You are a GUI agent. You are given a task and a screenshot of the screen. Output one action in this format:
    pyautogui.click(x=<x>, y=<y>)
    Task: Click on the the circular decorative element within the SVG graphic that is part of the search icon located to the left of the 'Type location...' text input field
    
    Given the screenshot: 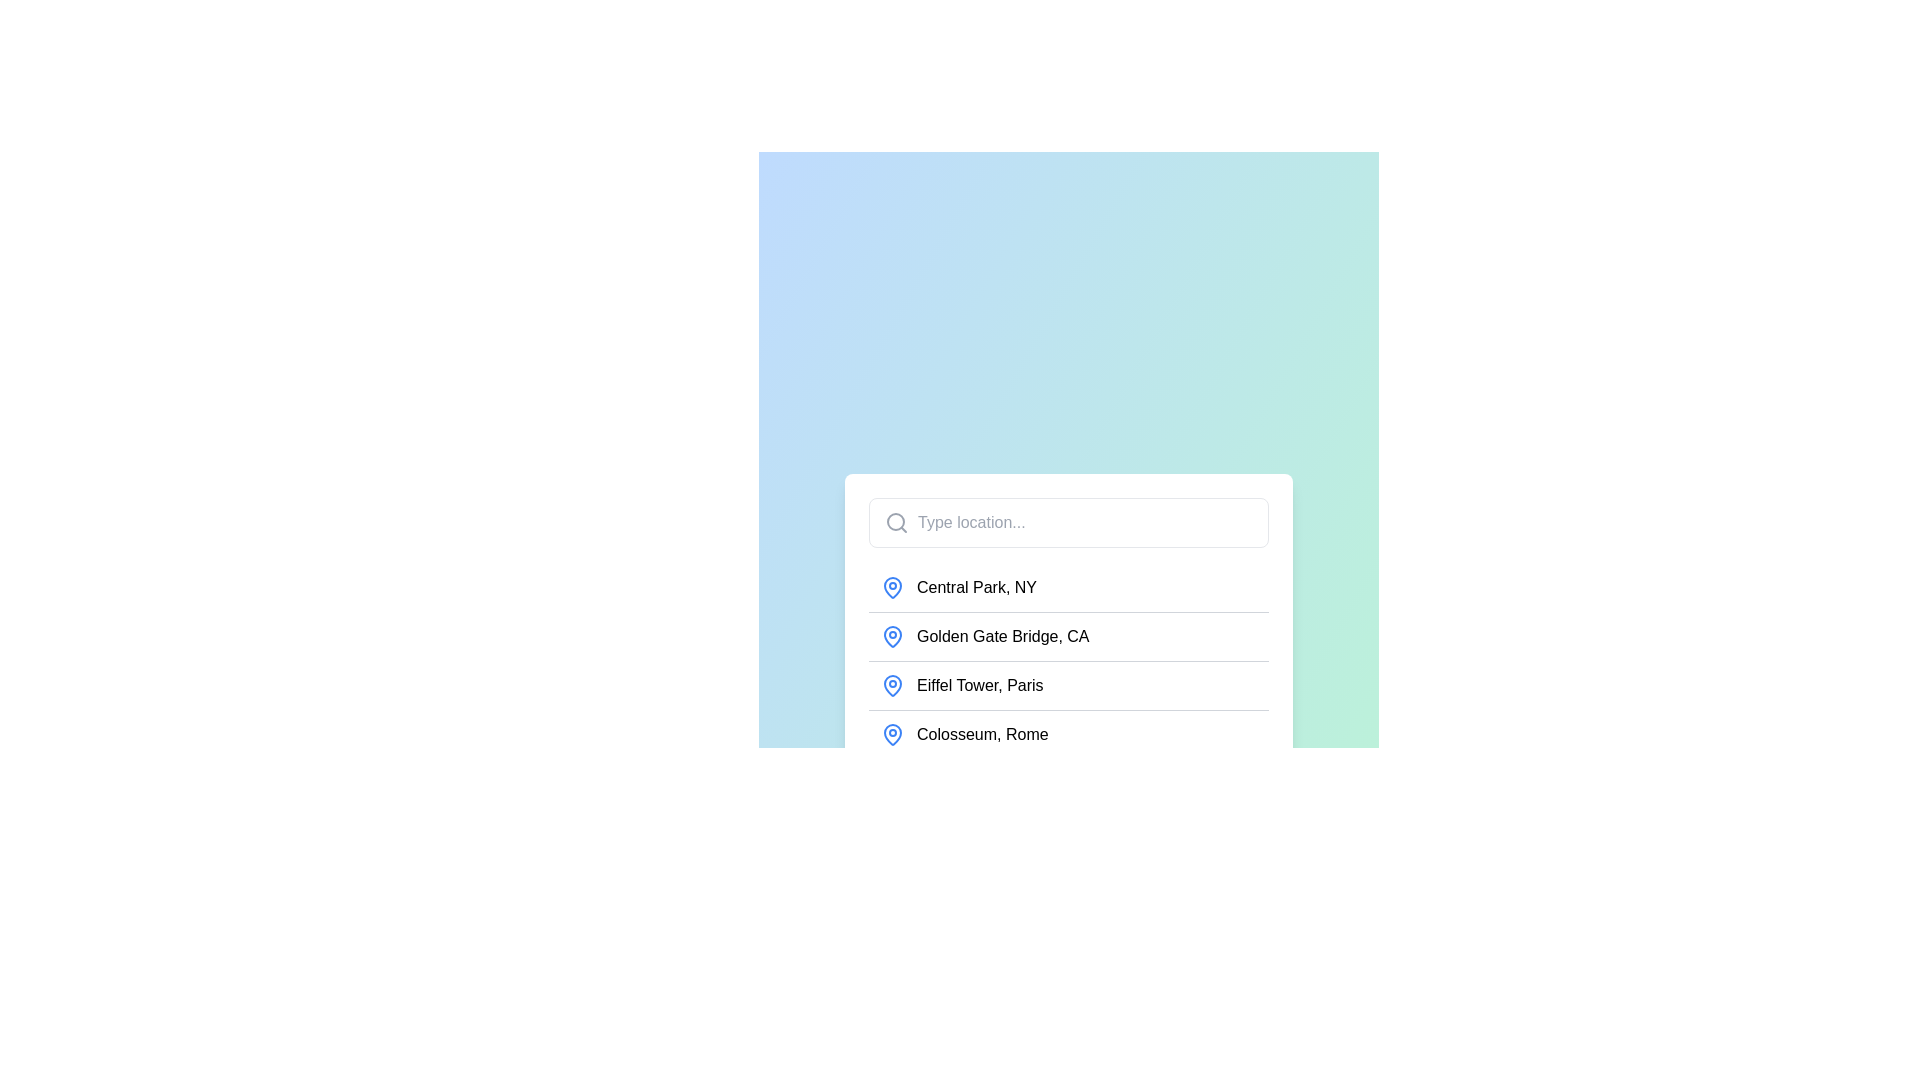 What is the action you would take?
    pyautogui.click(x=895, y=520)
    